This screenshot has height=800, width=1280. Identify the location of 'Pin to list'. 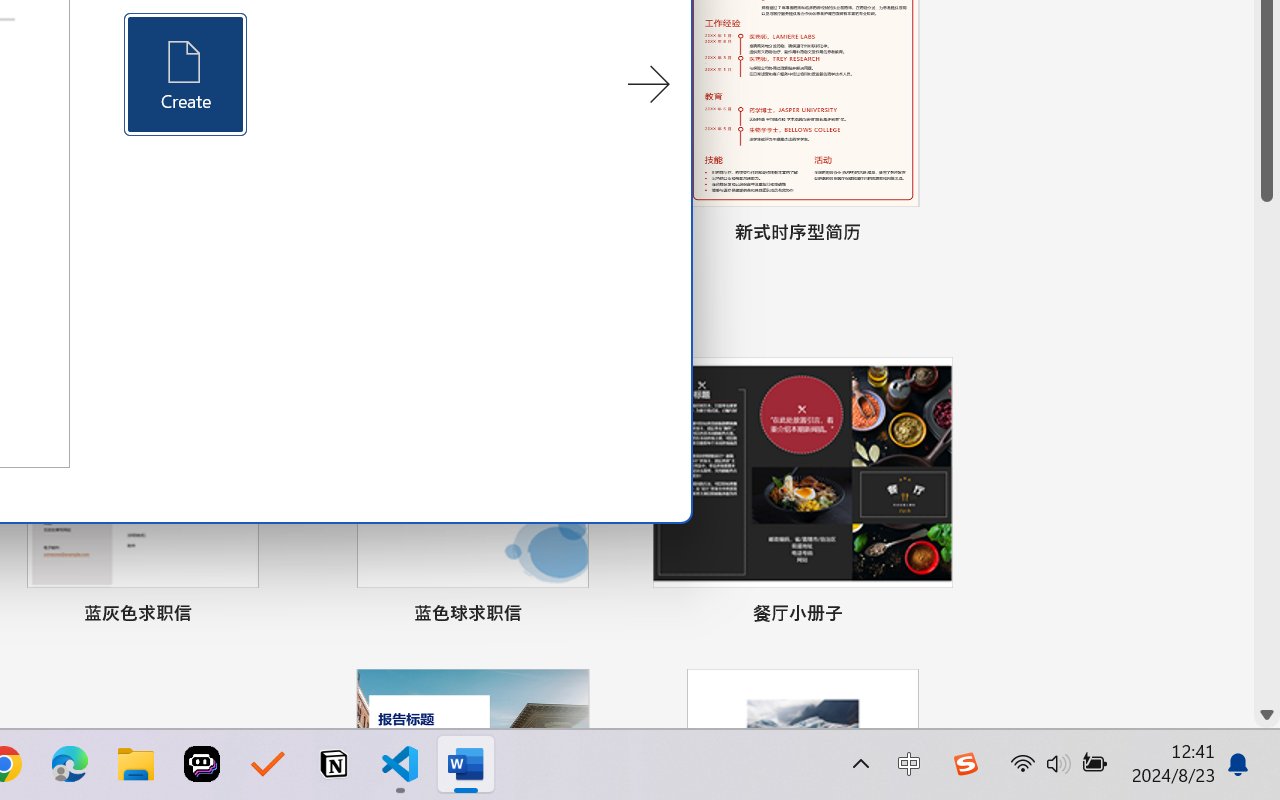
(933, 616).